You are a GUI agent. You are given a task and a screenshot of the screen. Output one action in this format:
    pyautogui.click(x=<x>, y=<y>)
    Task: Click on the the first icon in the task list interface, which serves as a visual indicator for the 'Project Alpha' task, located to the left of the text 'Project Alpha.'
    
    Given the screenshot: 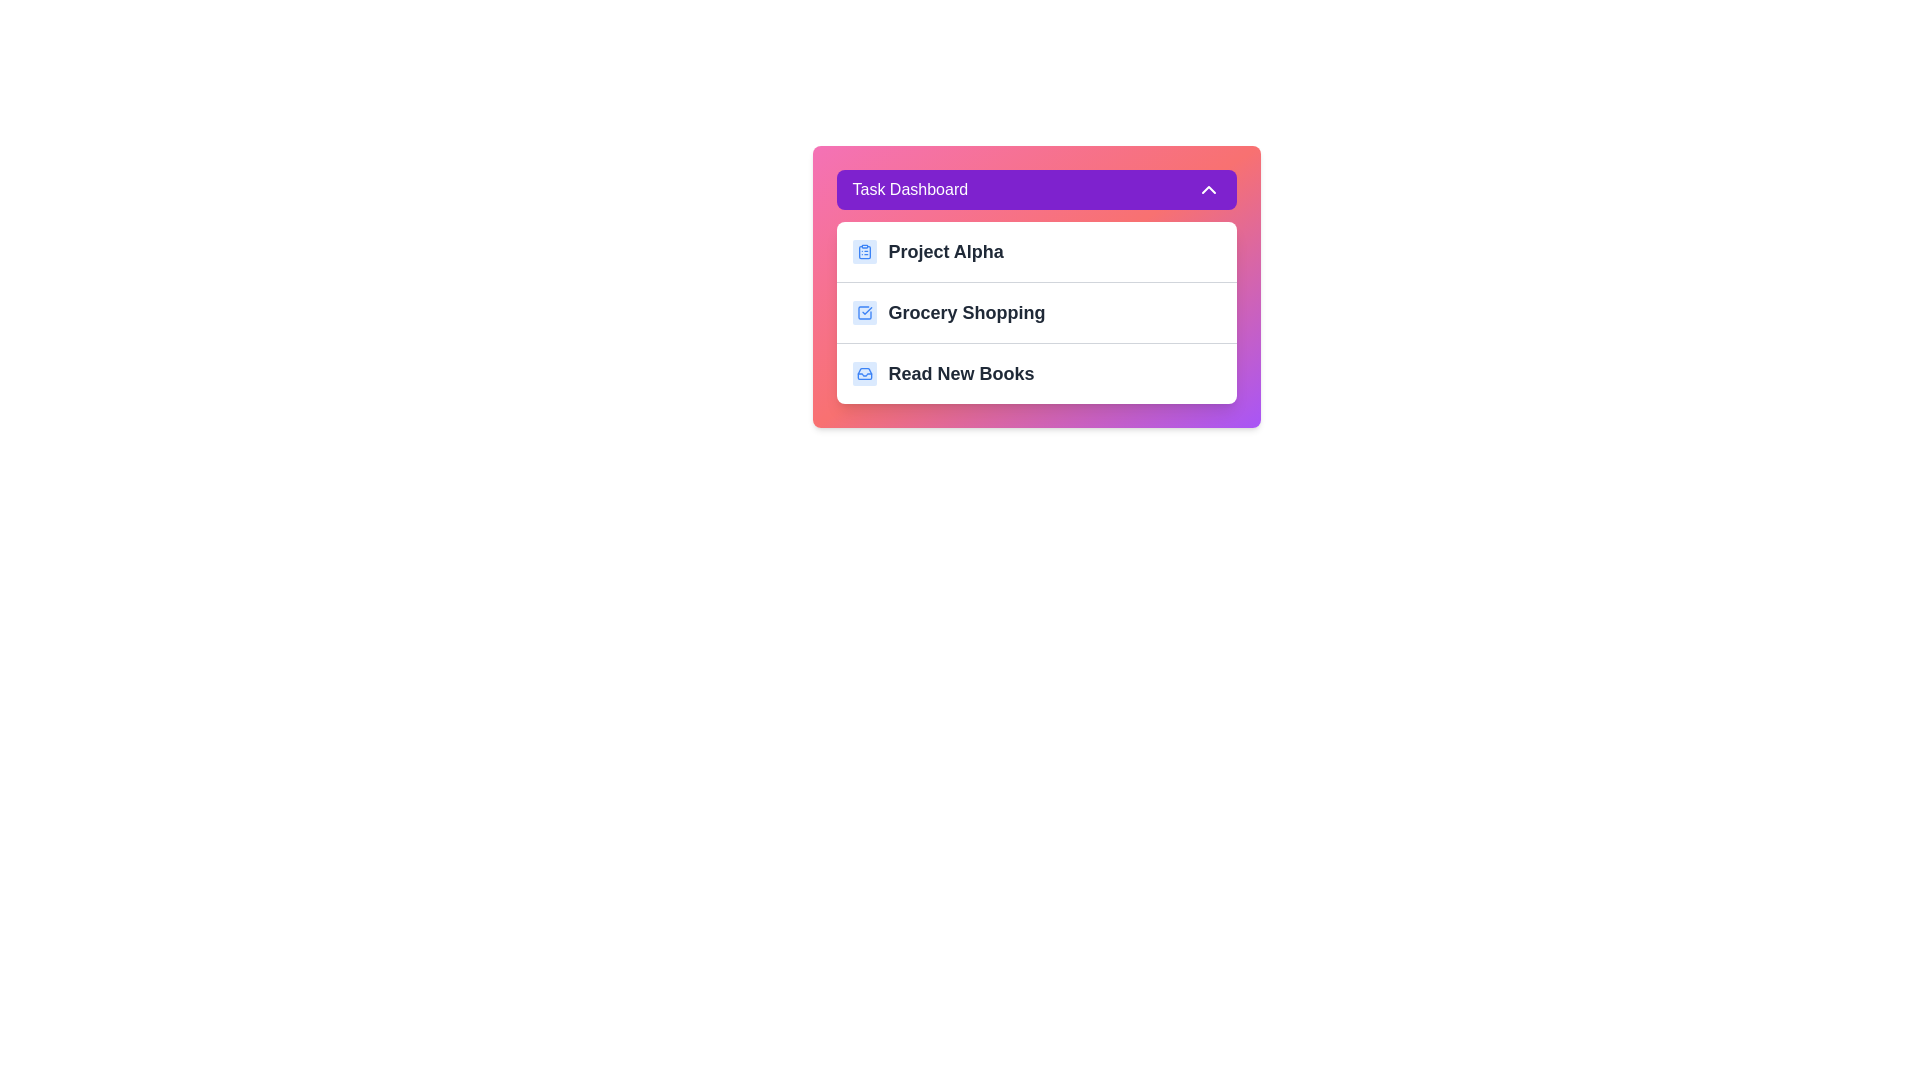 What is the action you would take?
    pyautogui.click(x=864, y=250)
    